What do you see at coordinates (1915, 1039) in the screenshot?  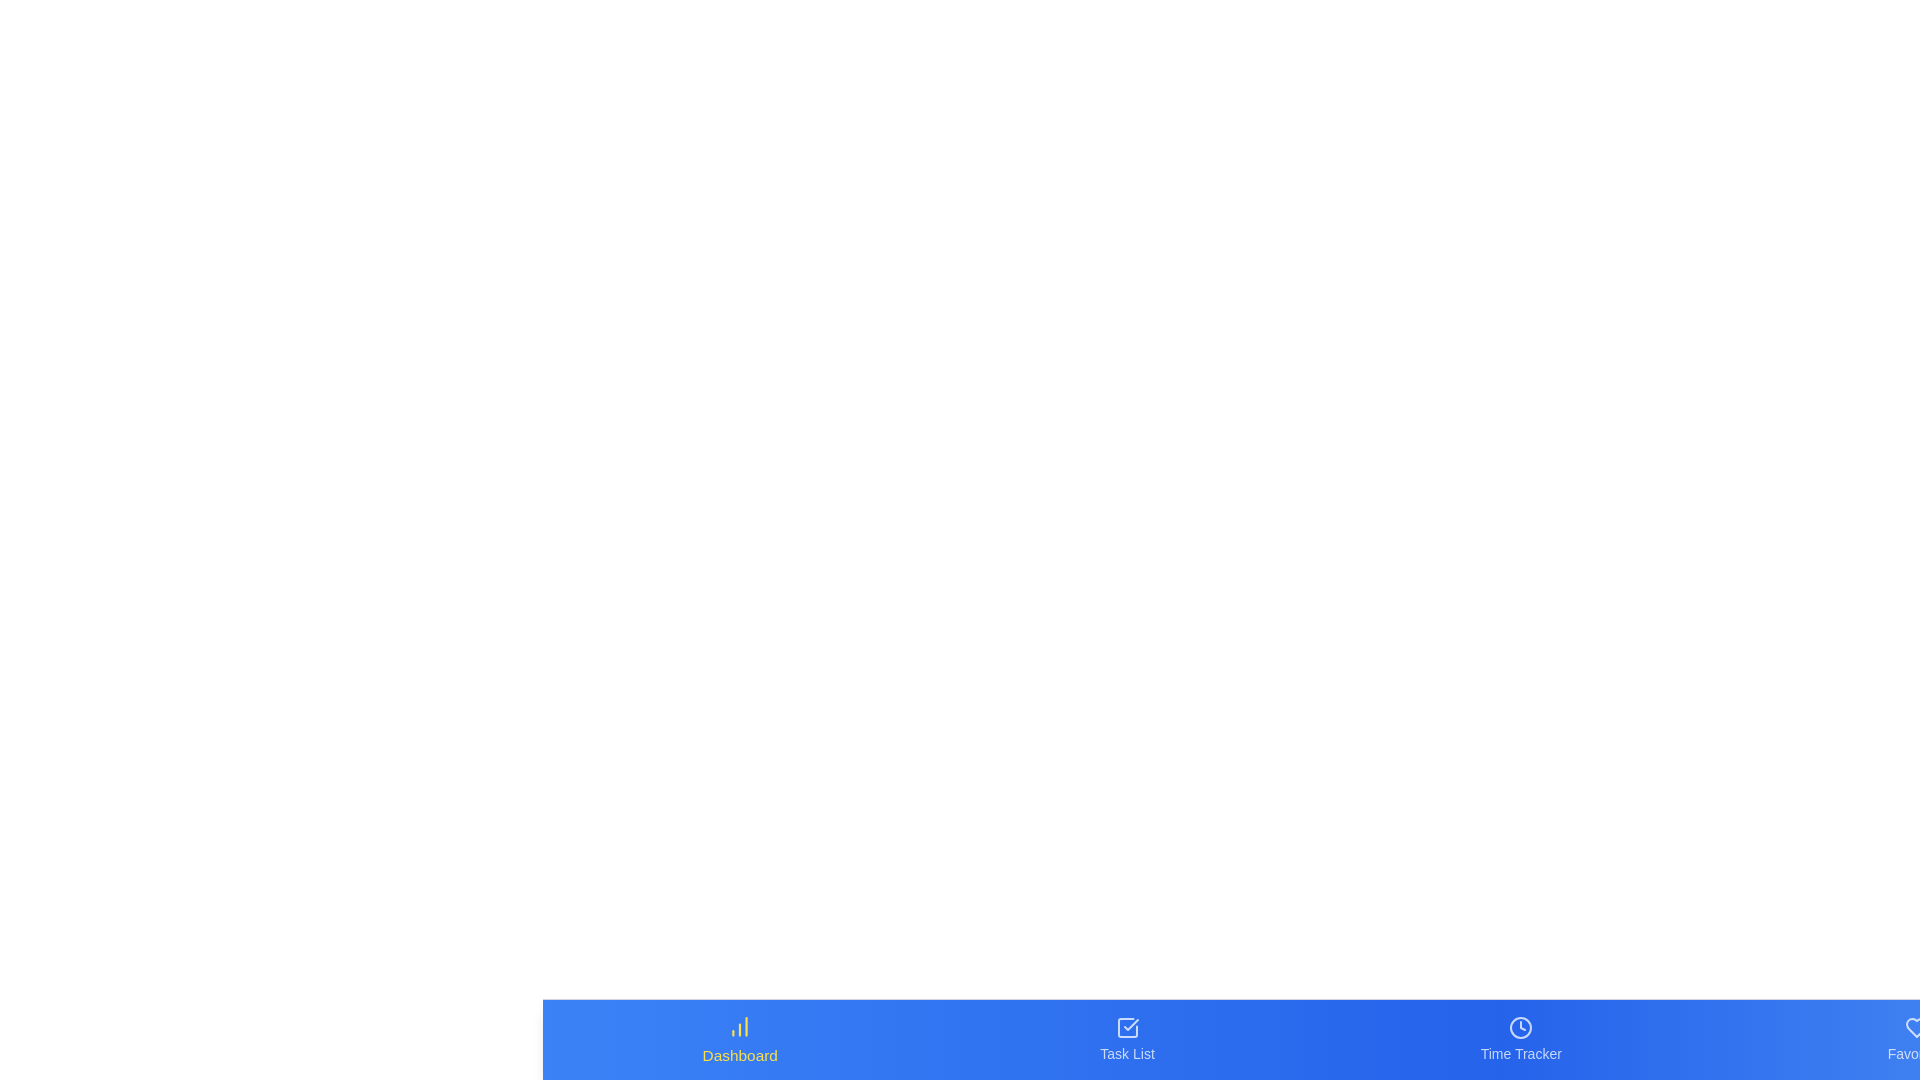 I see `the Favorites tab in the bottom navigation bar` at bounding box center [1915, 1039].